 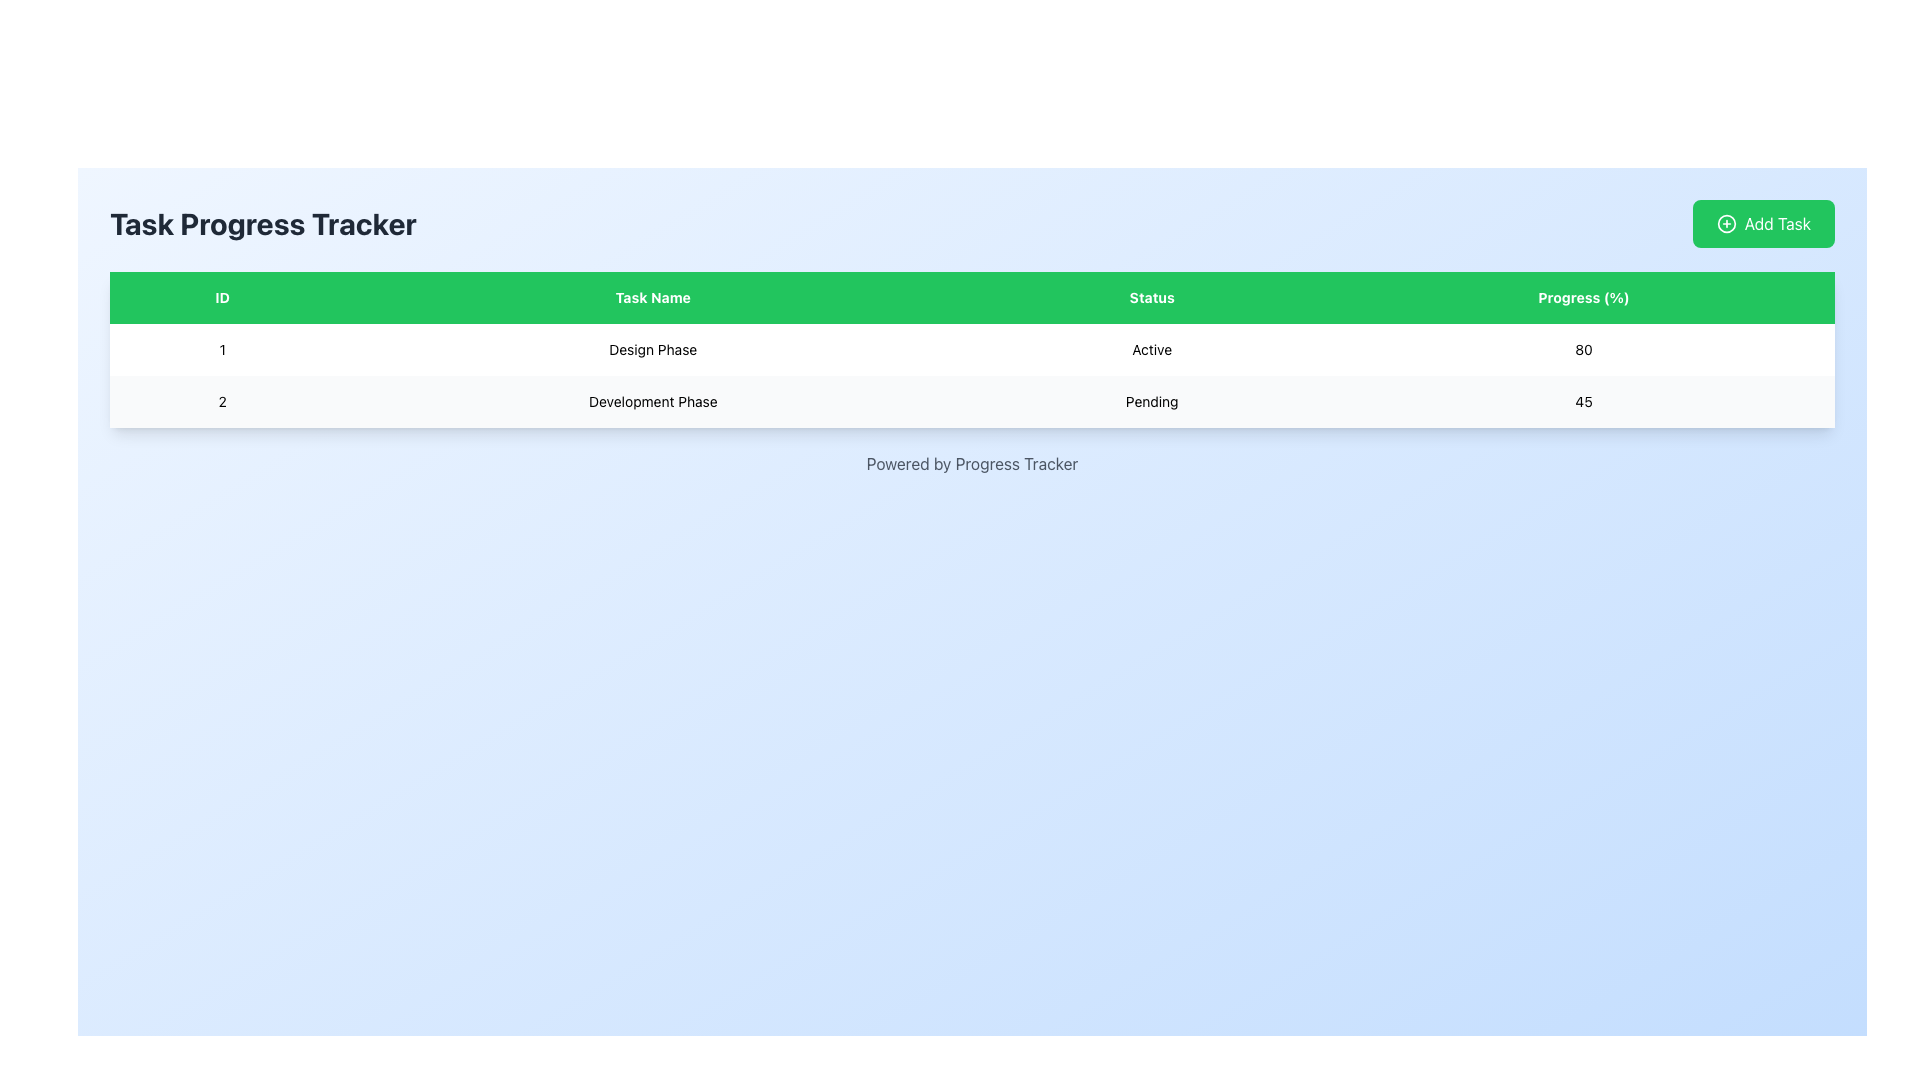 I want to click on the decorative circle element of the 'Add Task' button icon located at the top-right corner of the interface, so click(x=1725, y=223).